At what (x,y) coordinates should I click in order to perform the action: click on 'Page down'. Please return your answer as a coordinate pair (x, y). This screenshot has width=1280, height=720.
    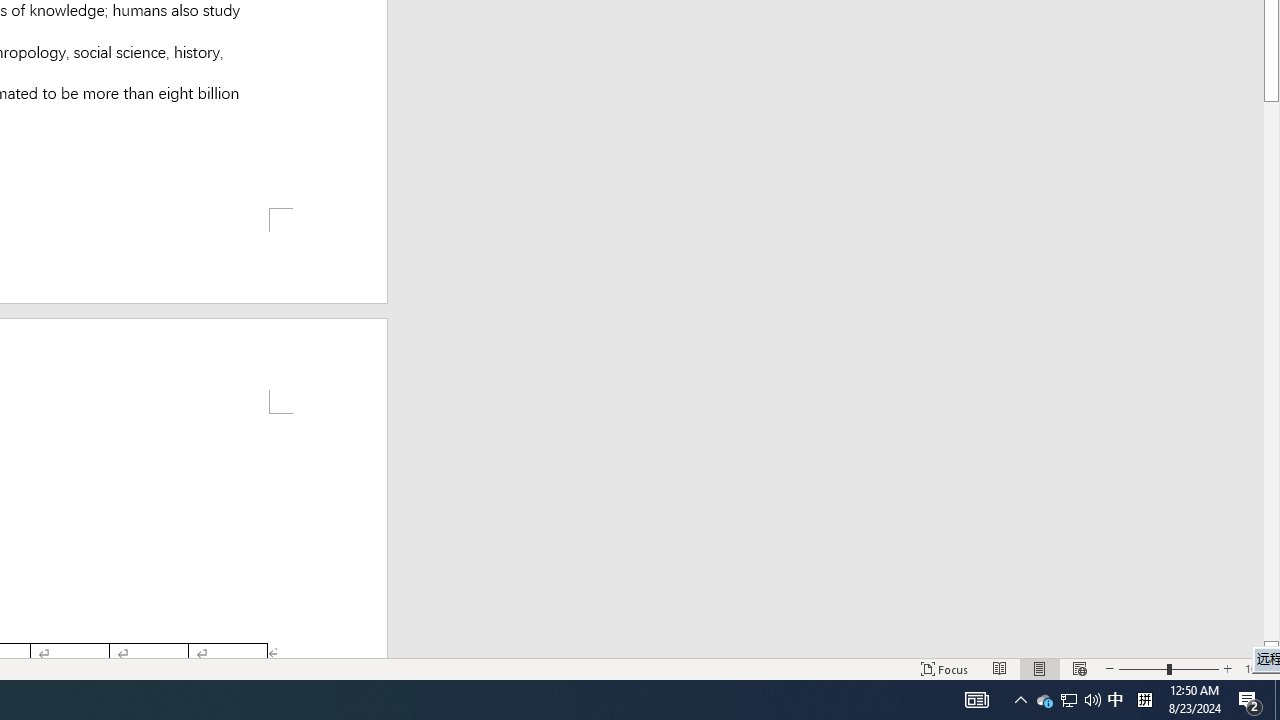
    Looking at the image, I should click on (1270, 371).